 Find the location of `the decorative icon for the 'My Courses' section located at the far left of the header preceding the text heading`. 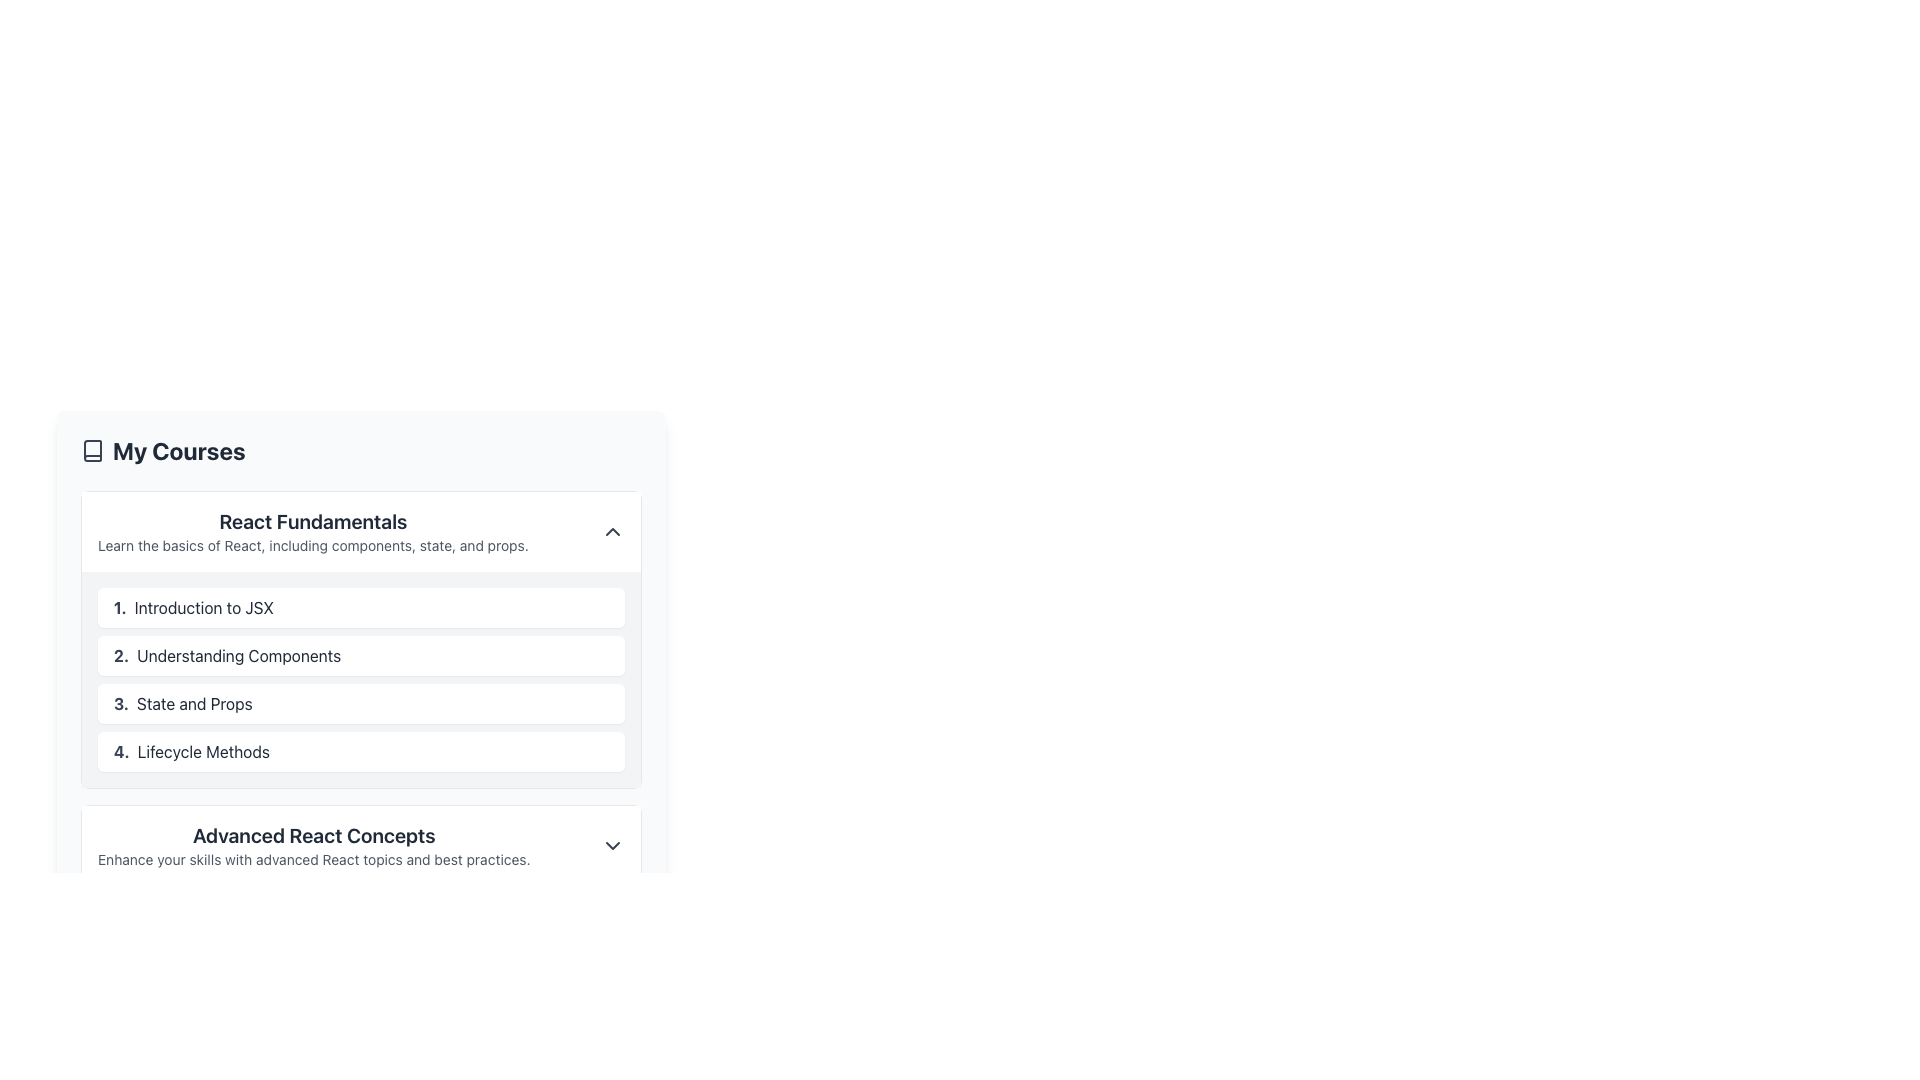

the decorative icon for the 'My Courses' section located at the far left of the header preceding the text heading is located at coordinates (91, 451).